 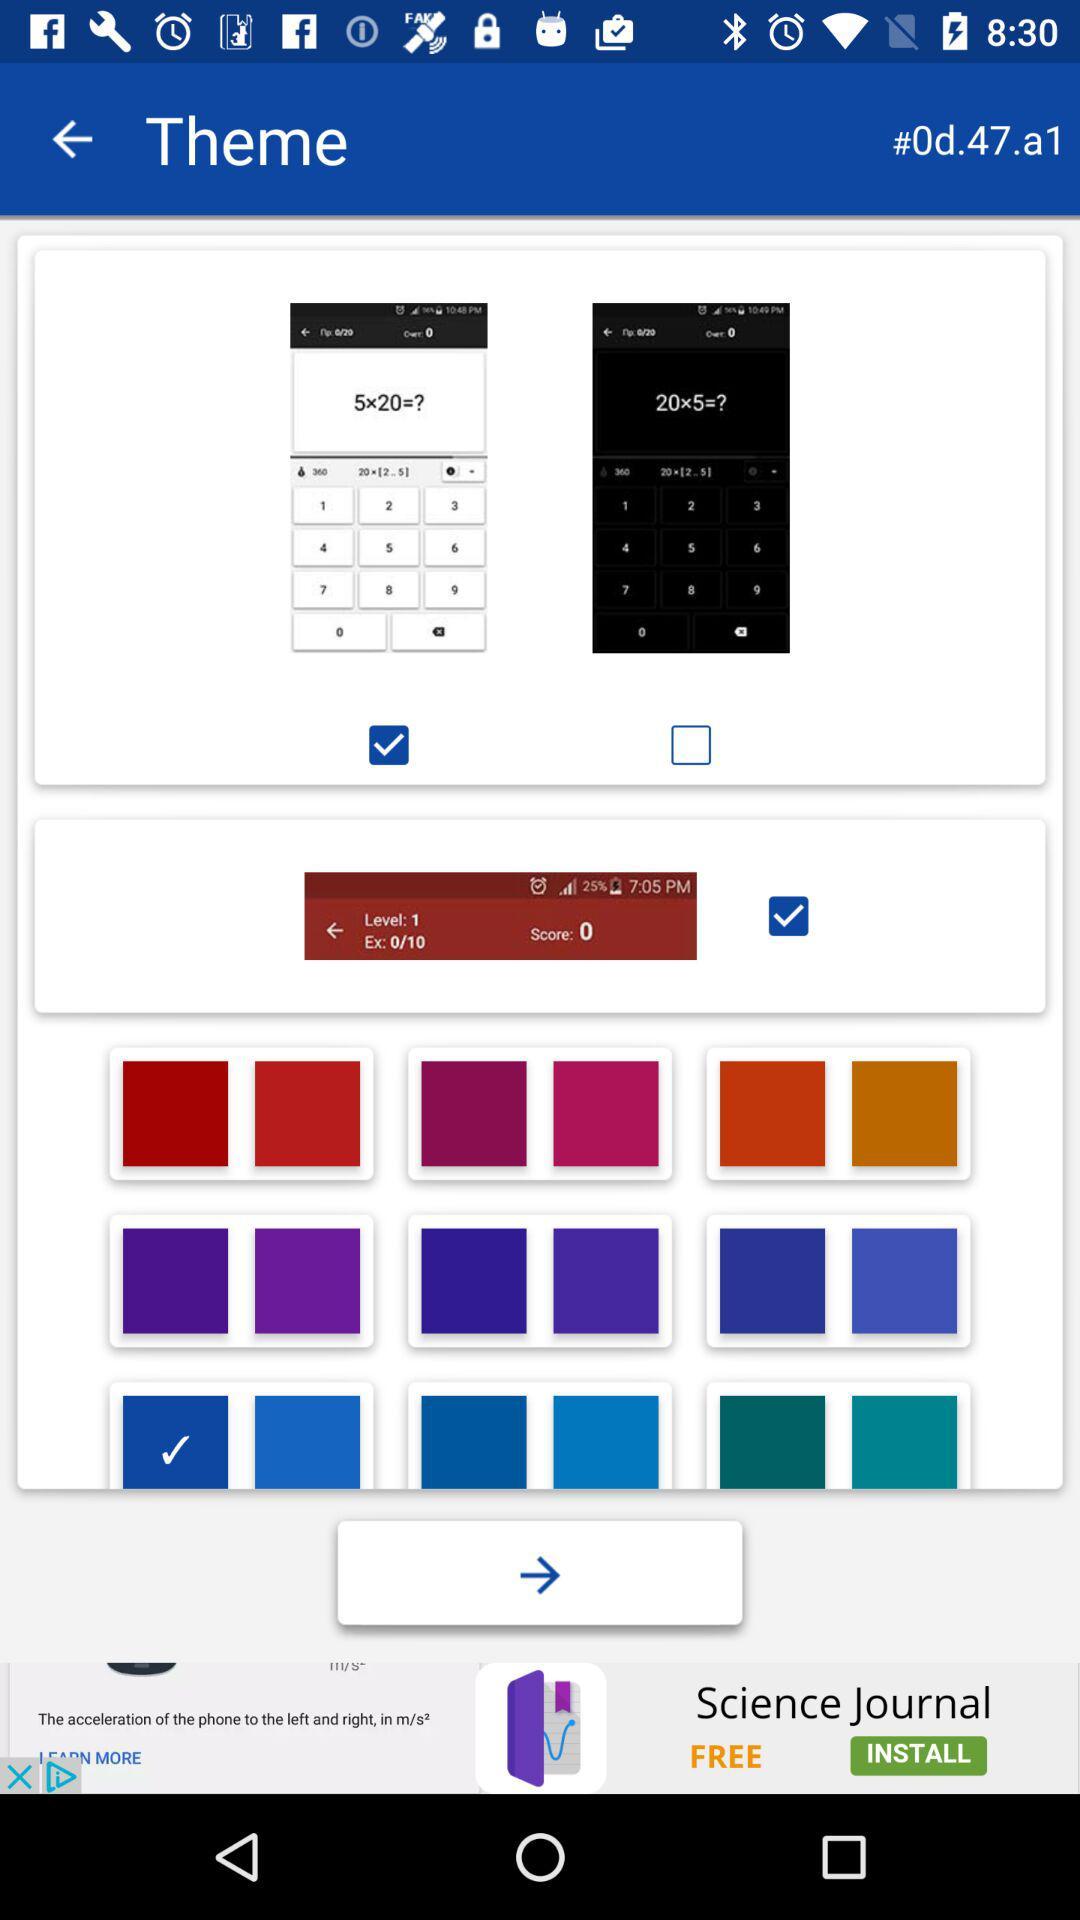 I want to click on backward, so click(x=71, y=138).